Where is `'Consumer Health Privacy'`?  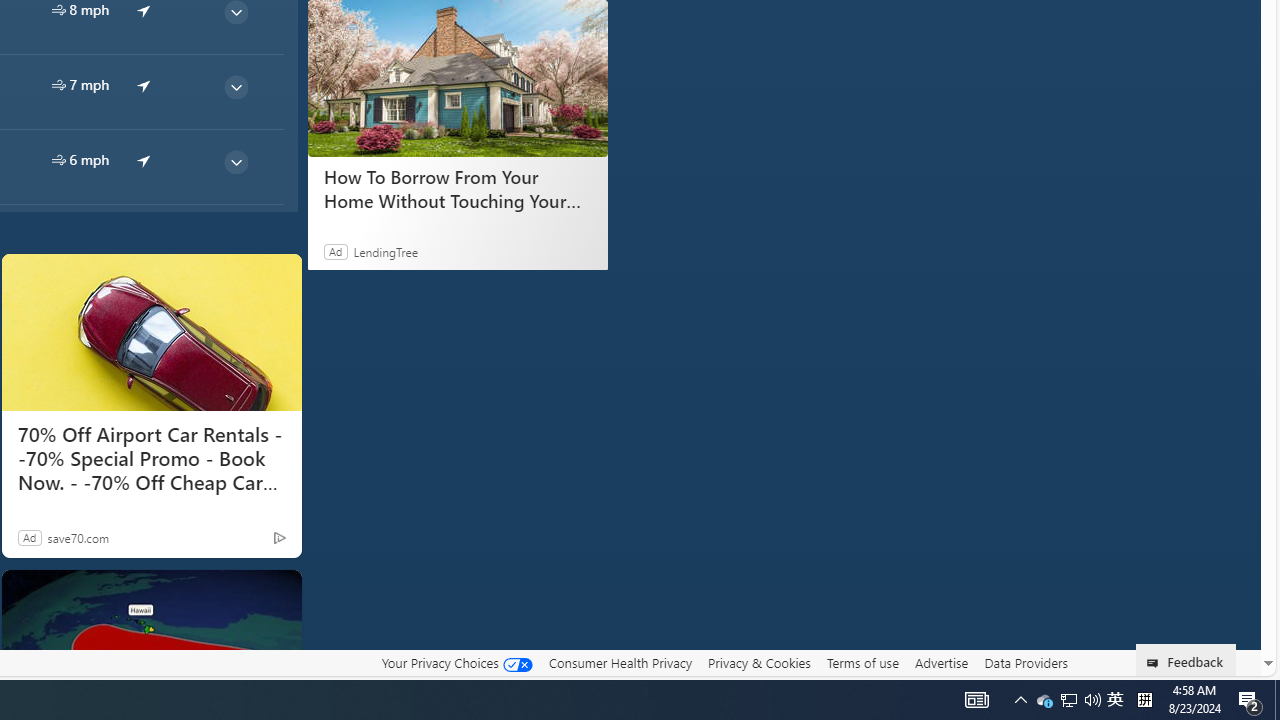
'Consumer Health Privacy' is located at coordinates (619, 662).